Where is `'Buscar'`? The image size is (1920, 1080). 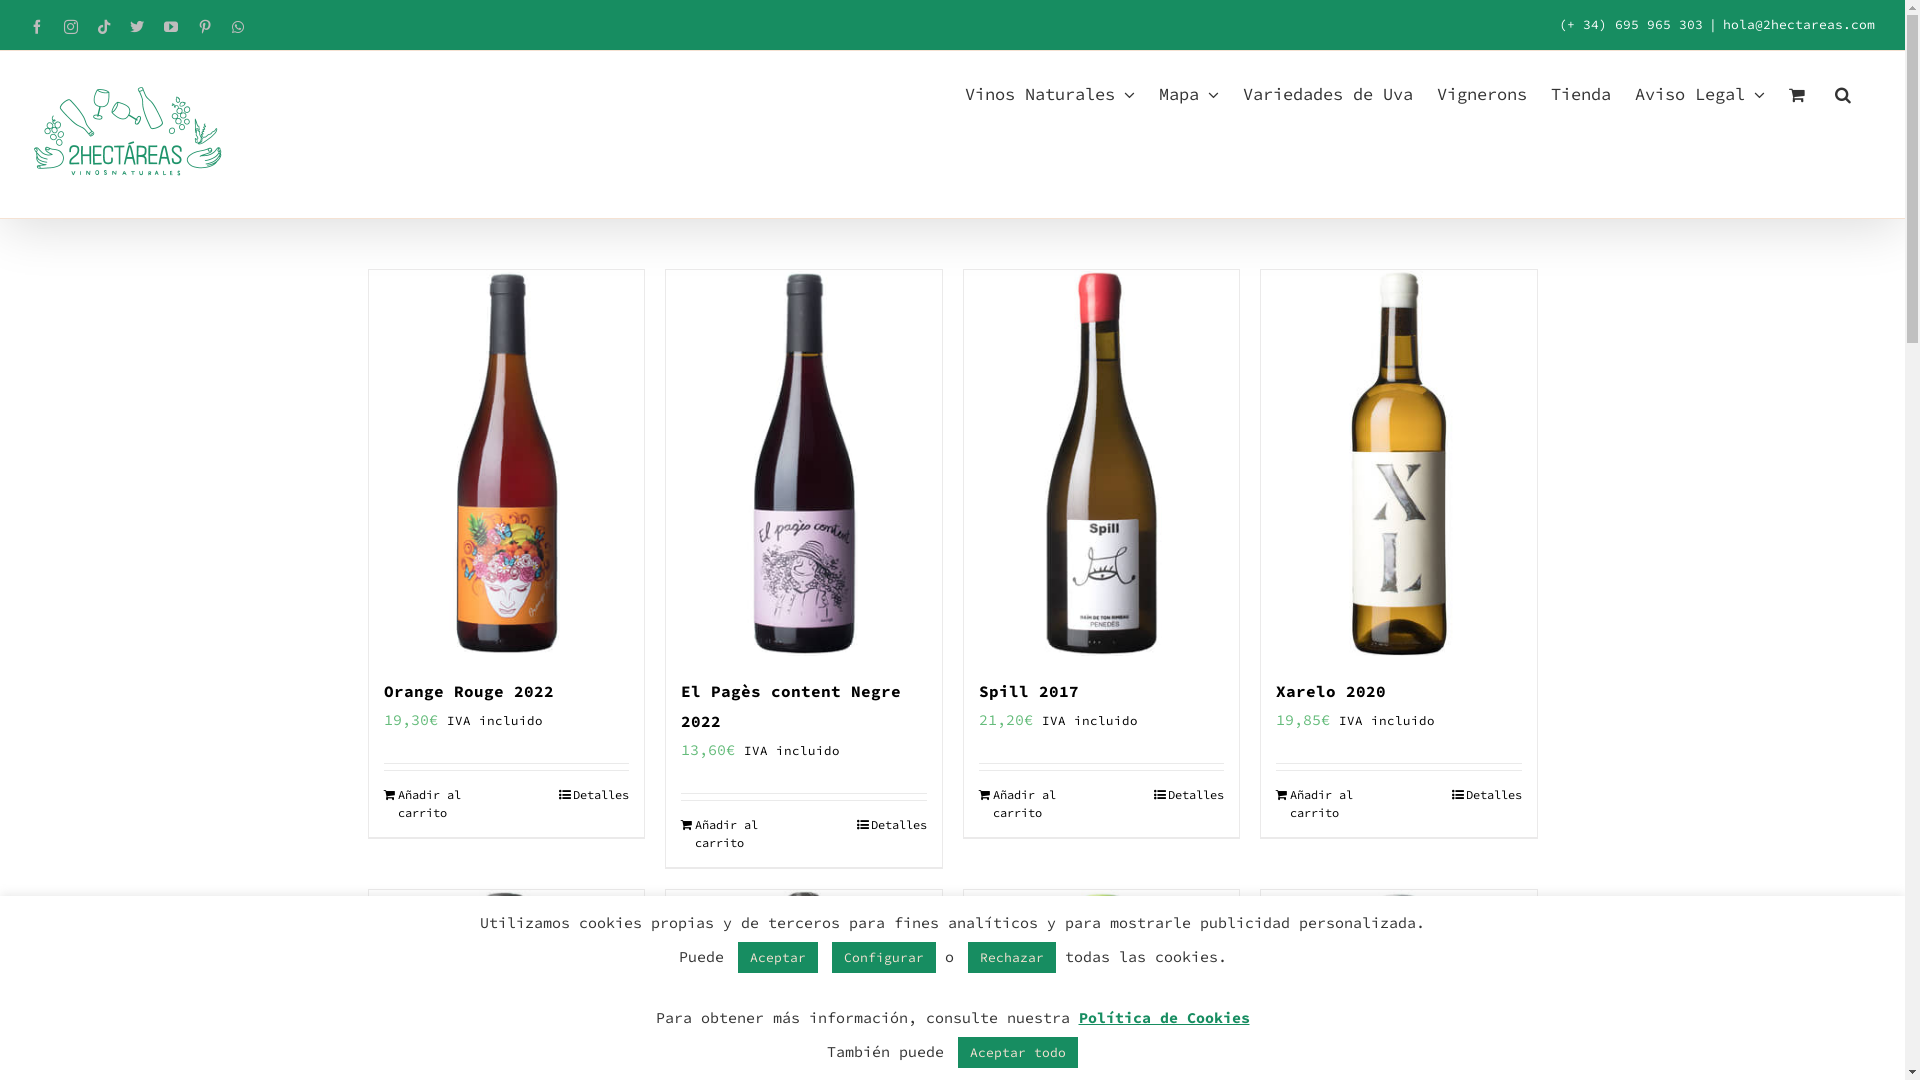 'Buscar' is located at coordinates (1842, 92).